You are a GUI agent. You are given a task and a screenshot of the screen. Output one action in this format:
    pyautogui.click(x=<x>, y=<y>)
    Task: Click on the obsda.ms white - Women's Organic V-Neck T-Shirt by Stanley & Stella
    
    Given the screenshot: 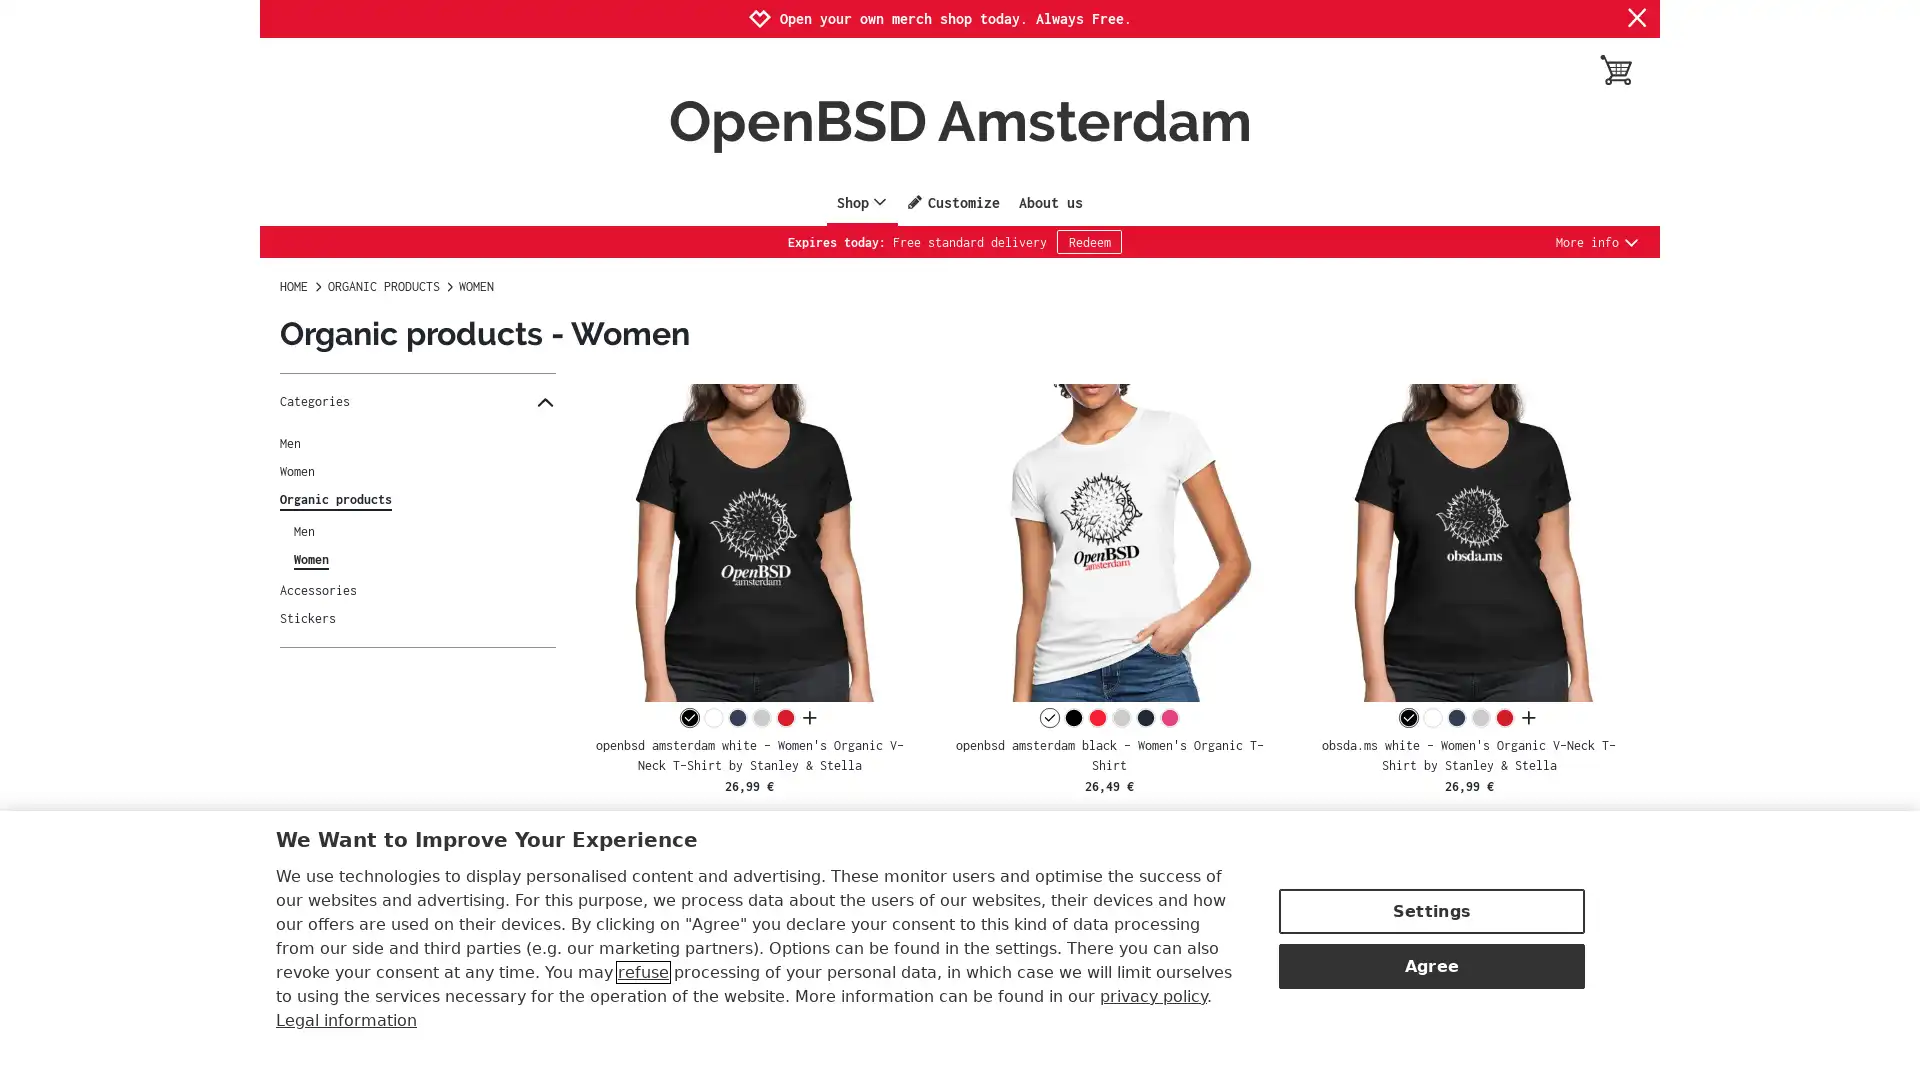 What is the action you would take?
    pyautogui.click(x=1468, y=543)
    